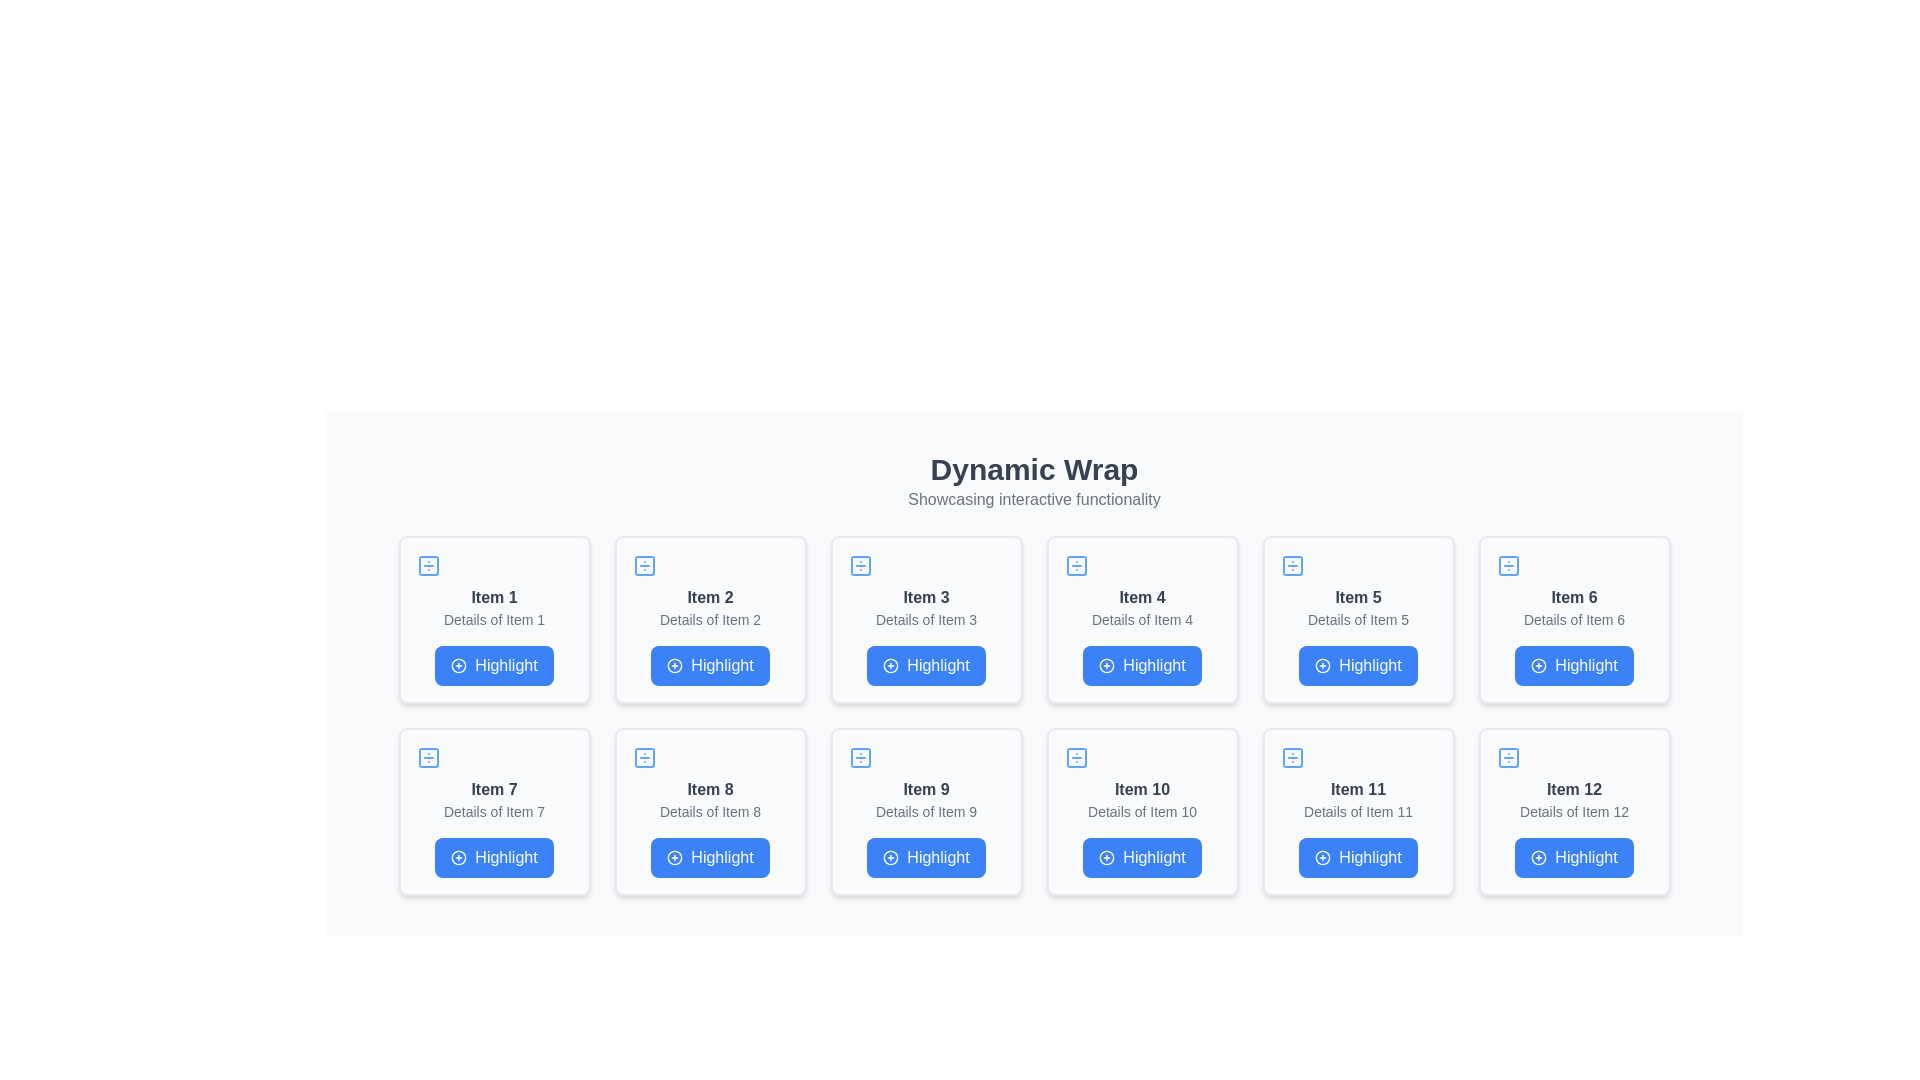  I want to click on the text label displaying 'Details of Item 7' located in the second row, first column card labeled 'Item 7', positioned below the title 'Item 7', so click(494, 812).